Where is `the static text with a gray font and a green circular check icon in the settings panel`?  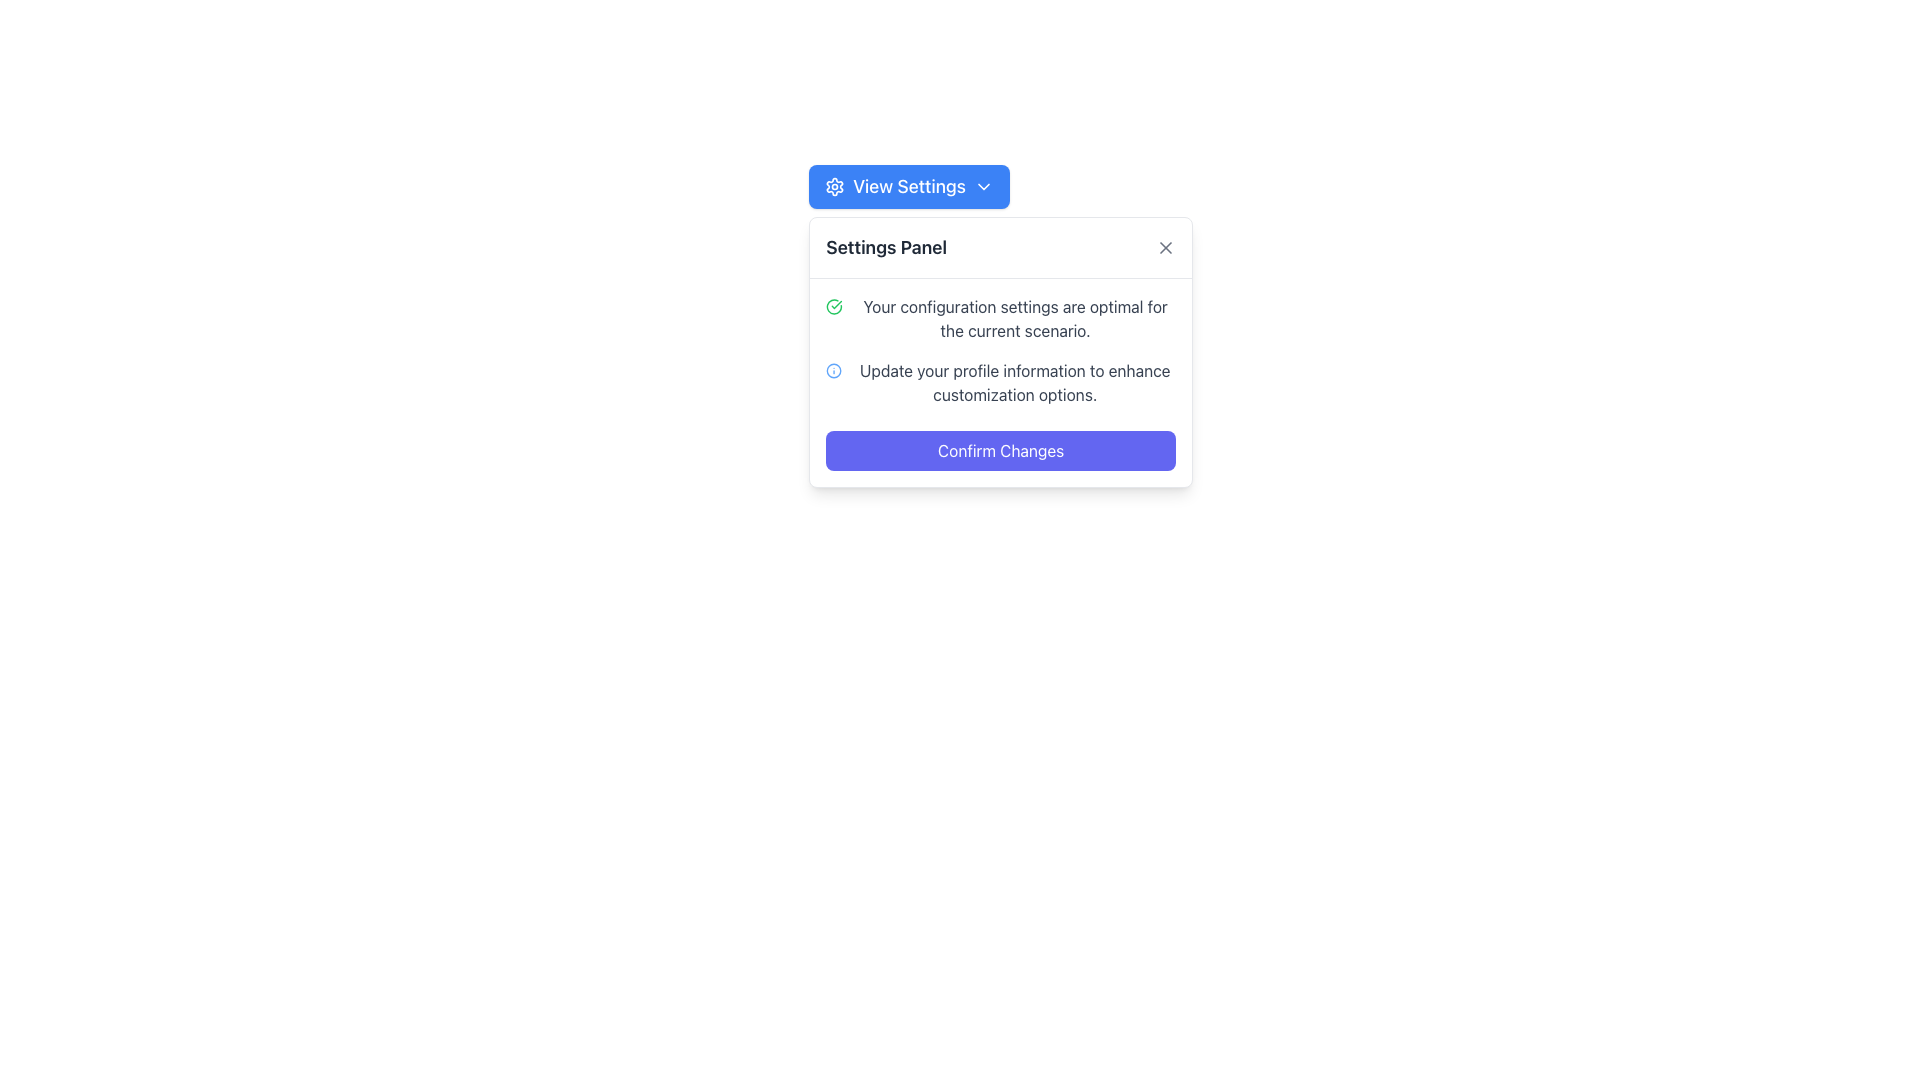
the static text with a gray font and a green circular check icon in the settings panel is located at coordinates (1001, 318).